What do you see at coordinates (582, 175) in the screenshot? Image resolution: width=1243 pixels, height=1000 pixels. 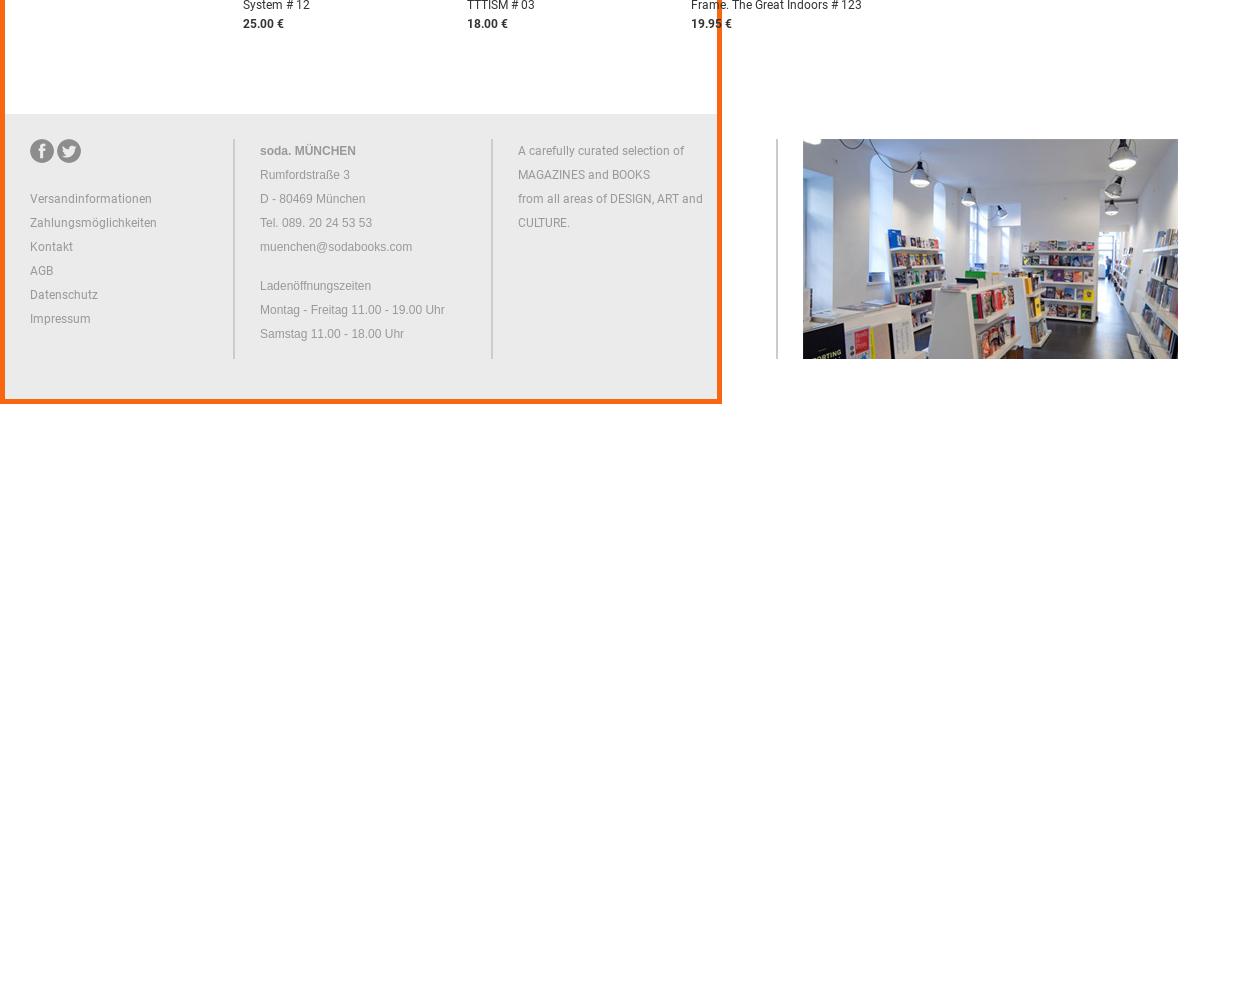 I see `'MAGAZINES and BOOKS'` at bounding box center [582, 175].